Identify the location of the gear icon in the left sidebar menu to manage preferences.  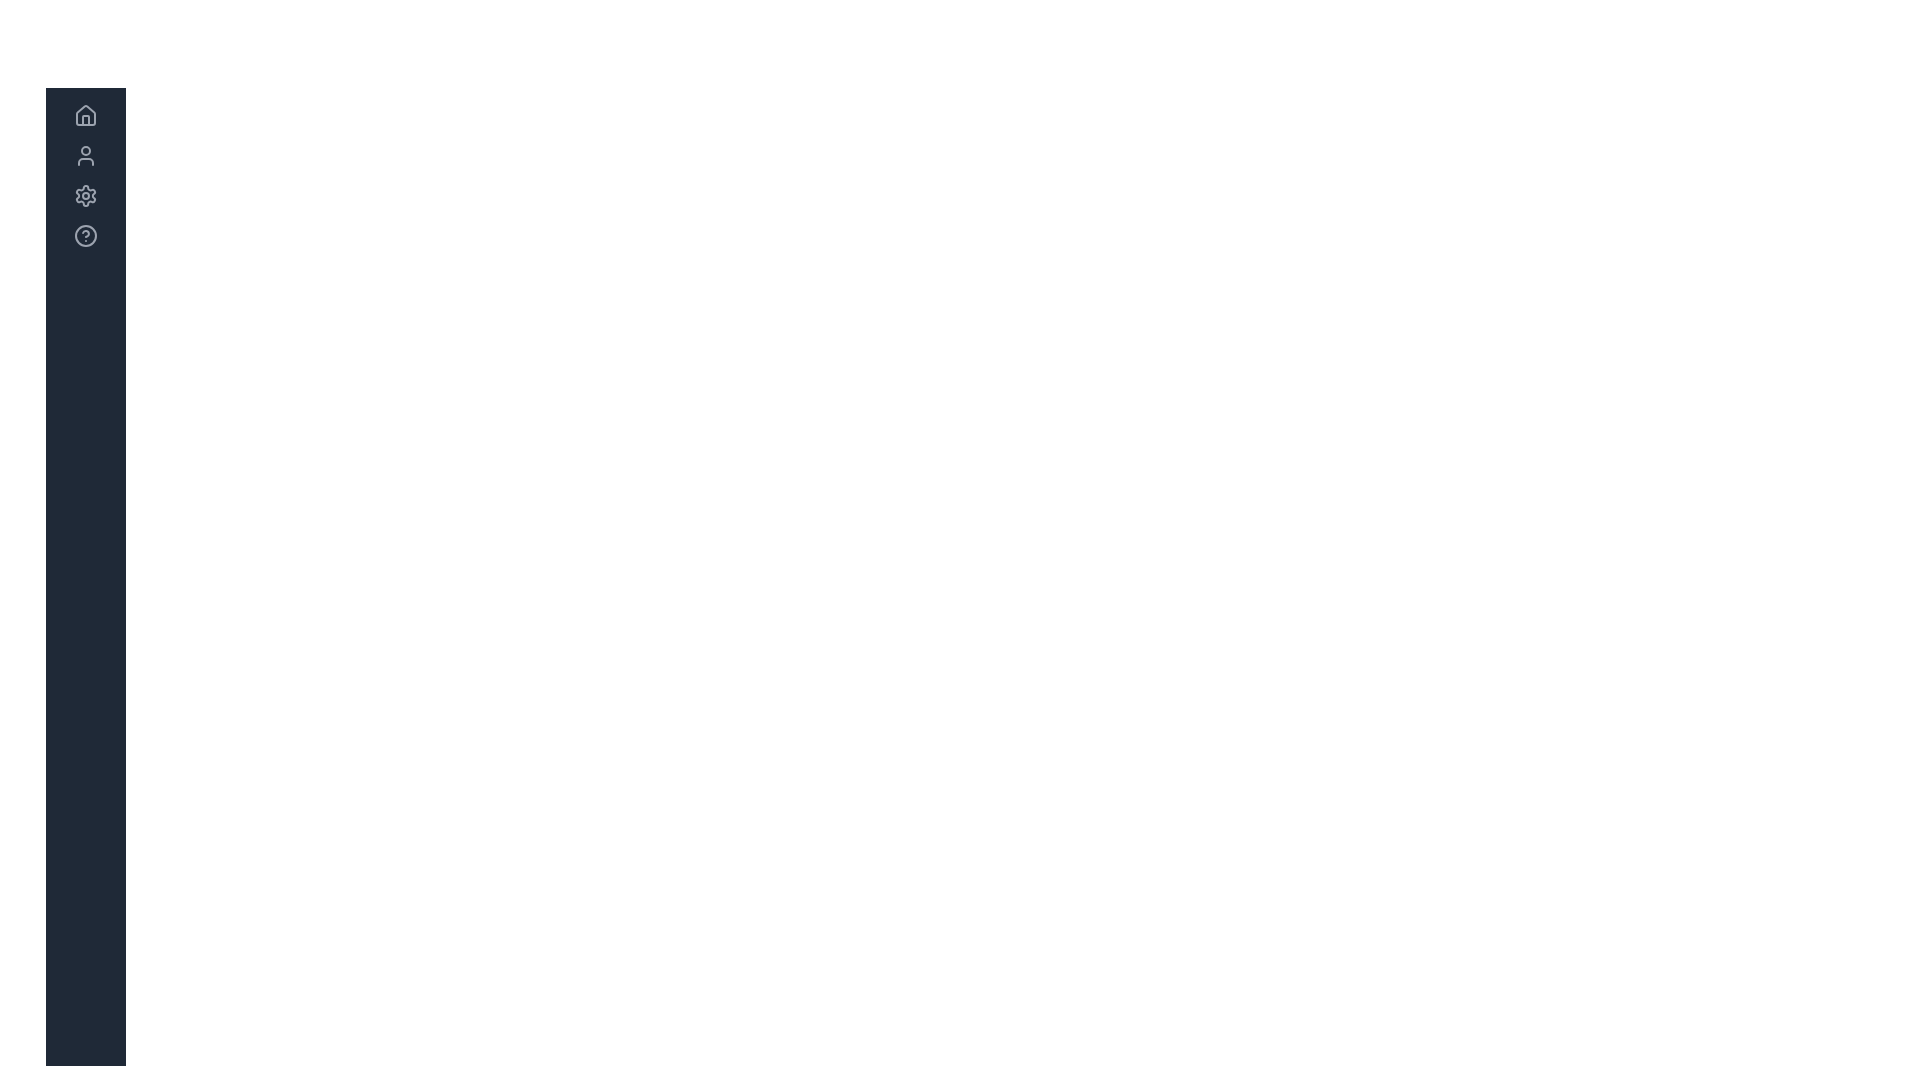
(85, 196).